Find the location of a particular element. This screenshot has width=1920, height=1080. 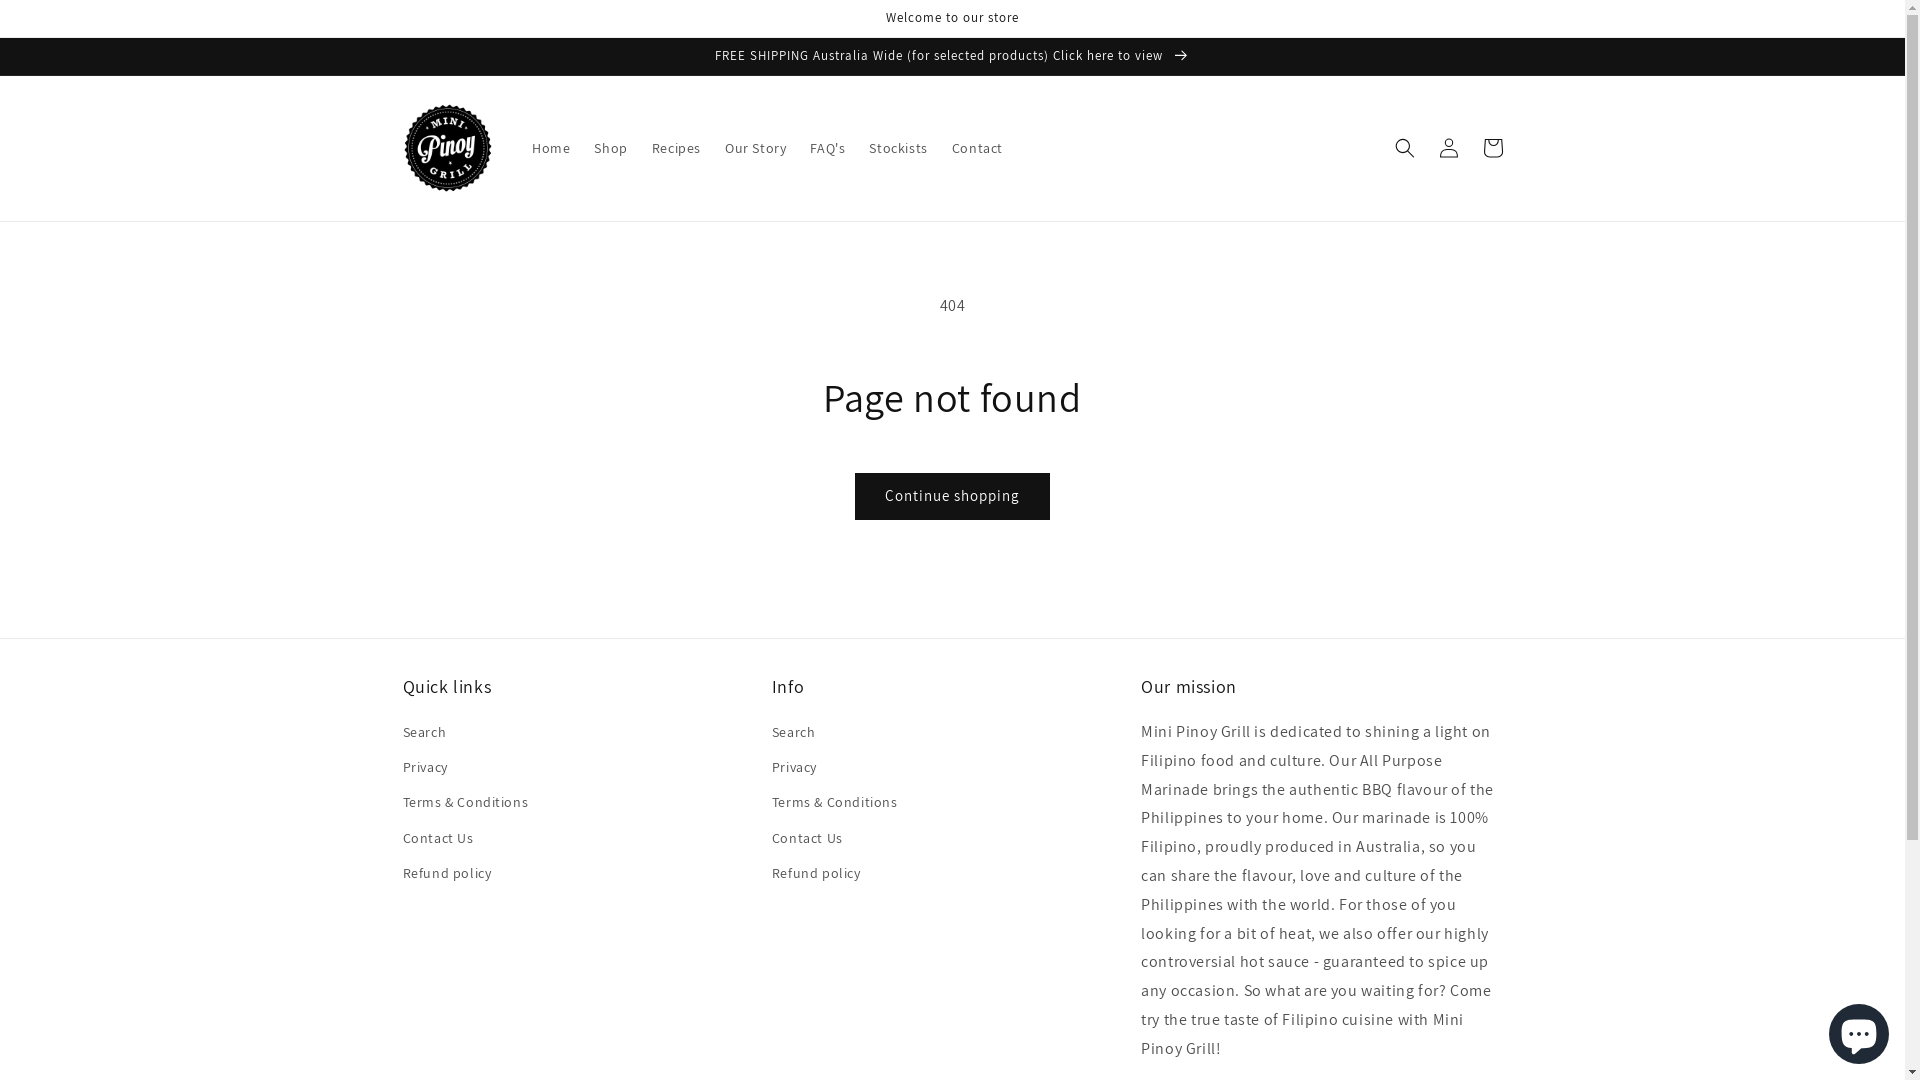

'Home' is located at coordinates (551, 146).